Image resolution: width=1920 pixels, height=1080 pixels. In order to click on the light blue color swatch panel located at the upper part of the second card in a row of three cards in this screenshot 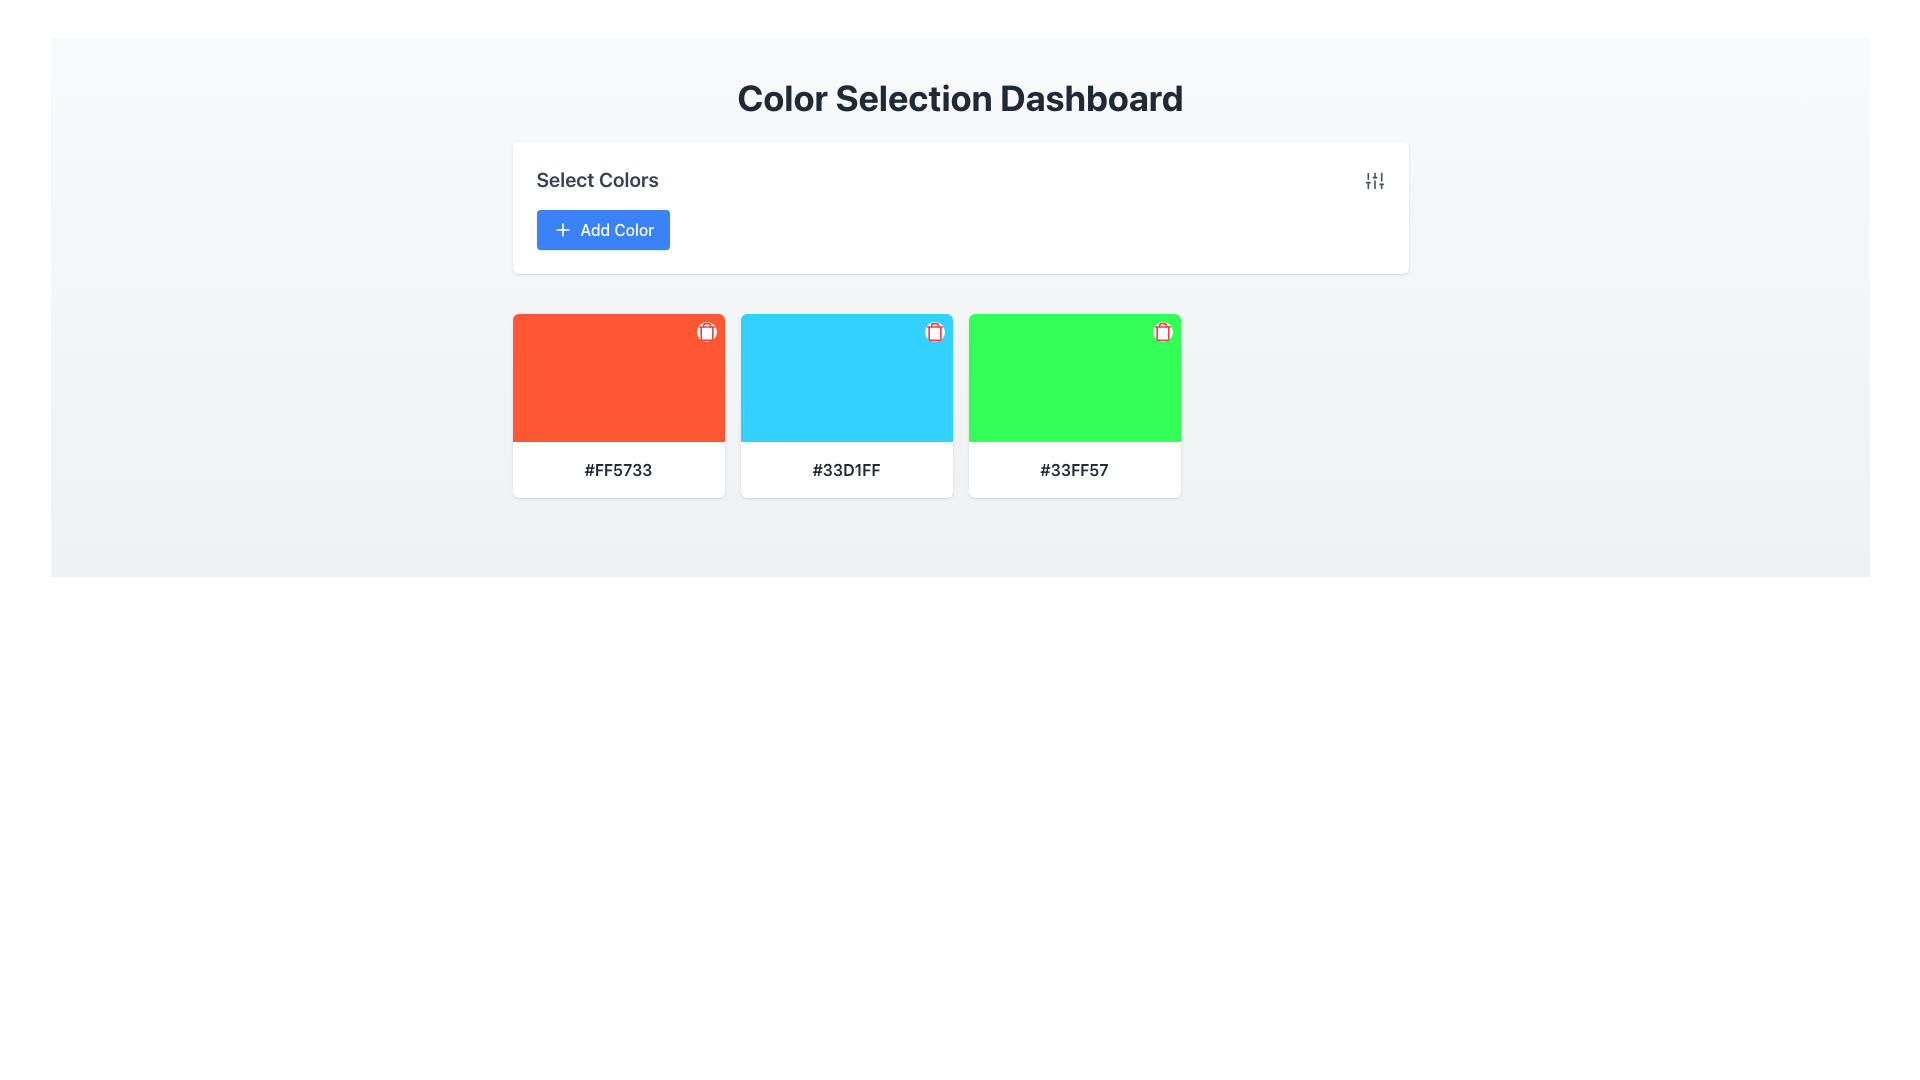, I will do `click(846, 378)`.